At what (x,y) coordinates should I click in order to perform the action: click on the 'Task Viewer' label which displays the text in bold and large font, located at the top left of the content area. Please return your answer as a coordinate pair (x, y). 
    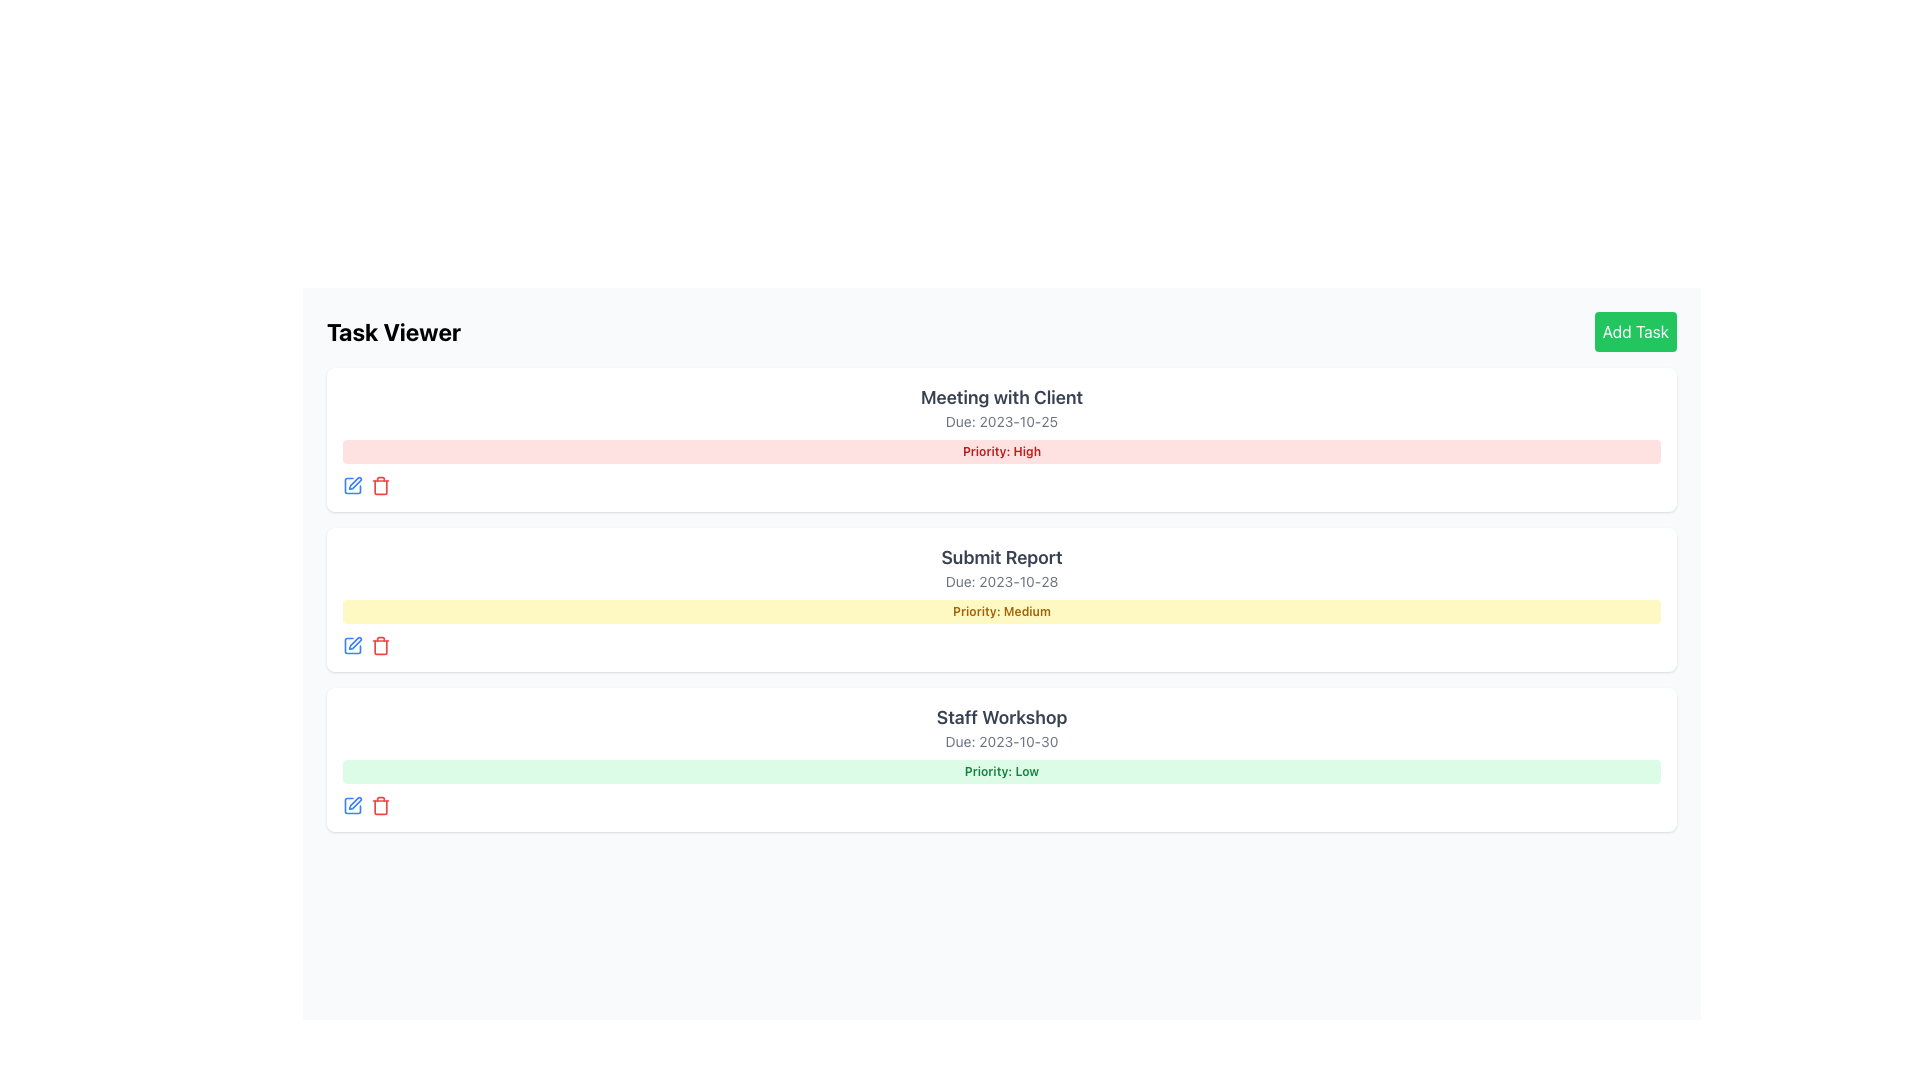
    Looking at the image, I should click on (393, 330).